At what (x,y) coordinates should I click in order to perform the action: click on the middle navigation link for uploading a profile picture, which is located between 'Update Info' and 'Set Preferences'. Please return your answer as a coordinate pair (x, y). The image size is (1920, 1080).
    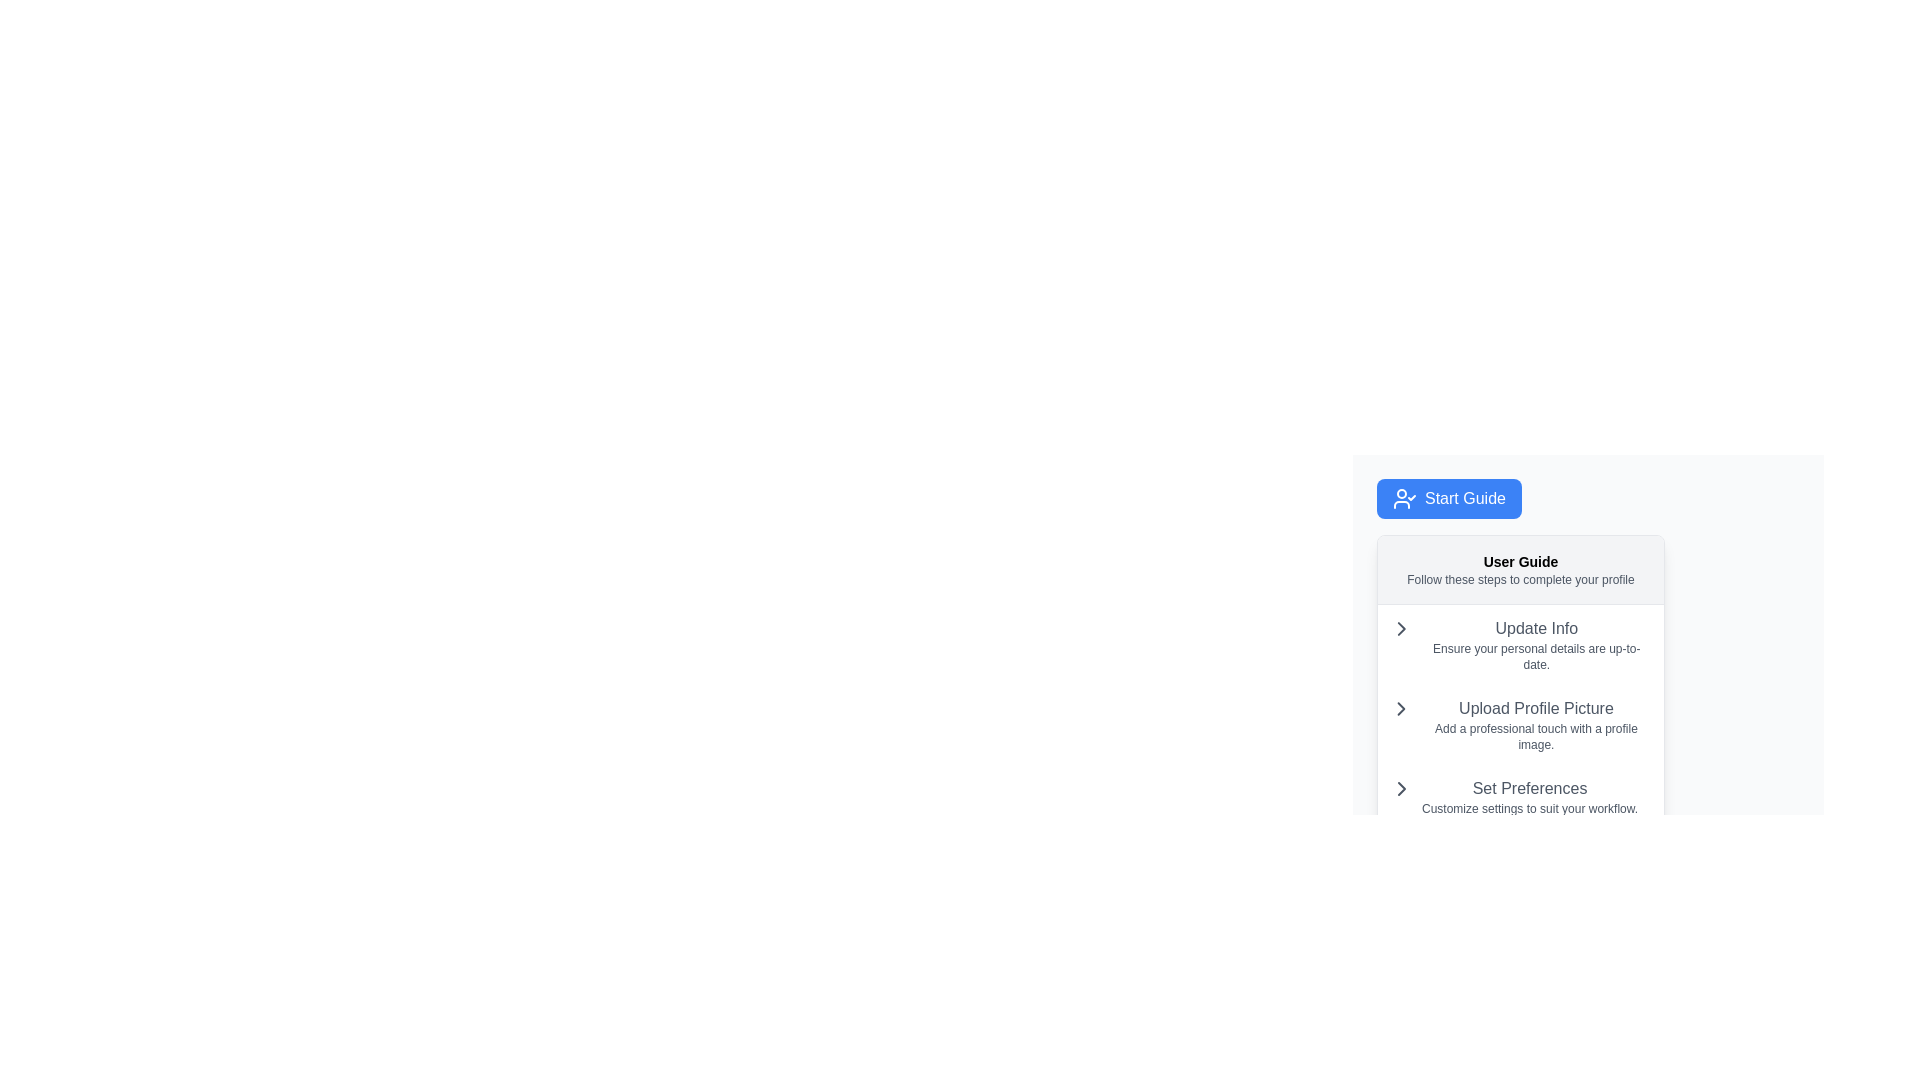
    Looking at the image, I should click on (1520, 725).